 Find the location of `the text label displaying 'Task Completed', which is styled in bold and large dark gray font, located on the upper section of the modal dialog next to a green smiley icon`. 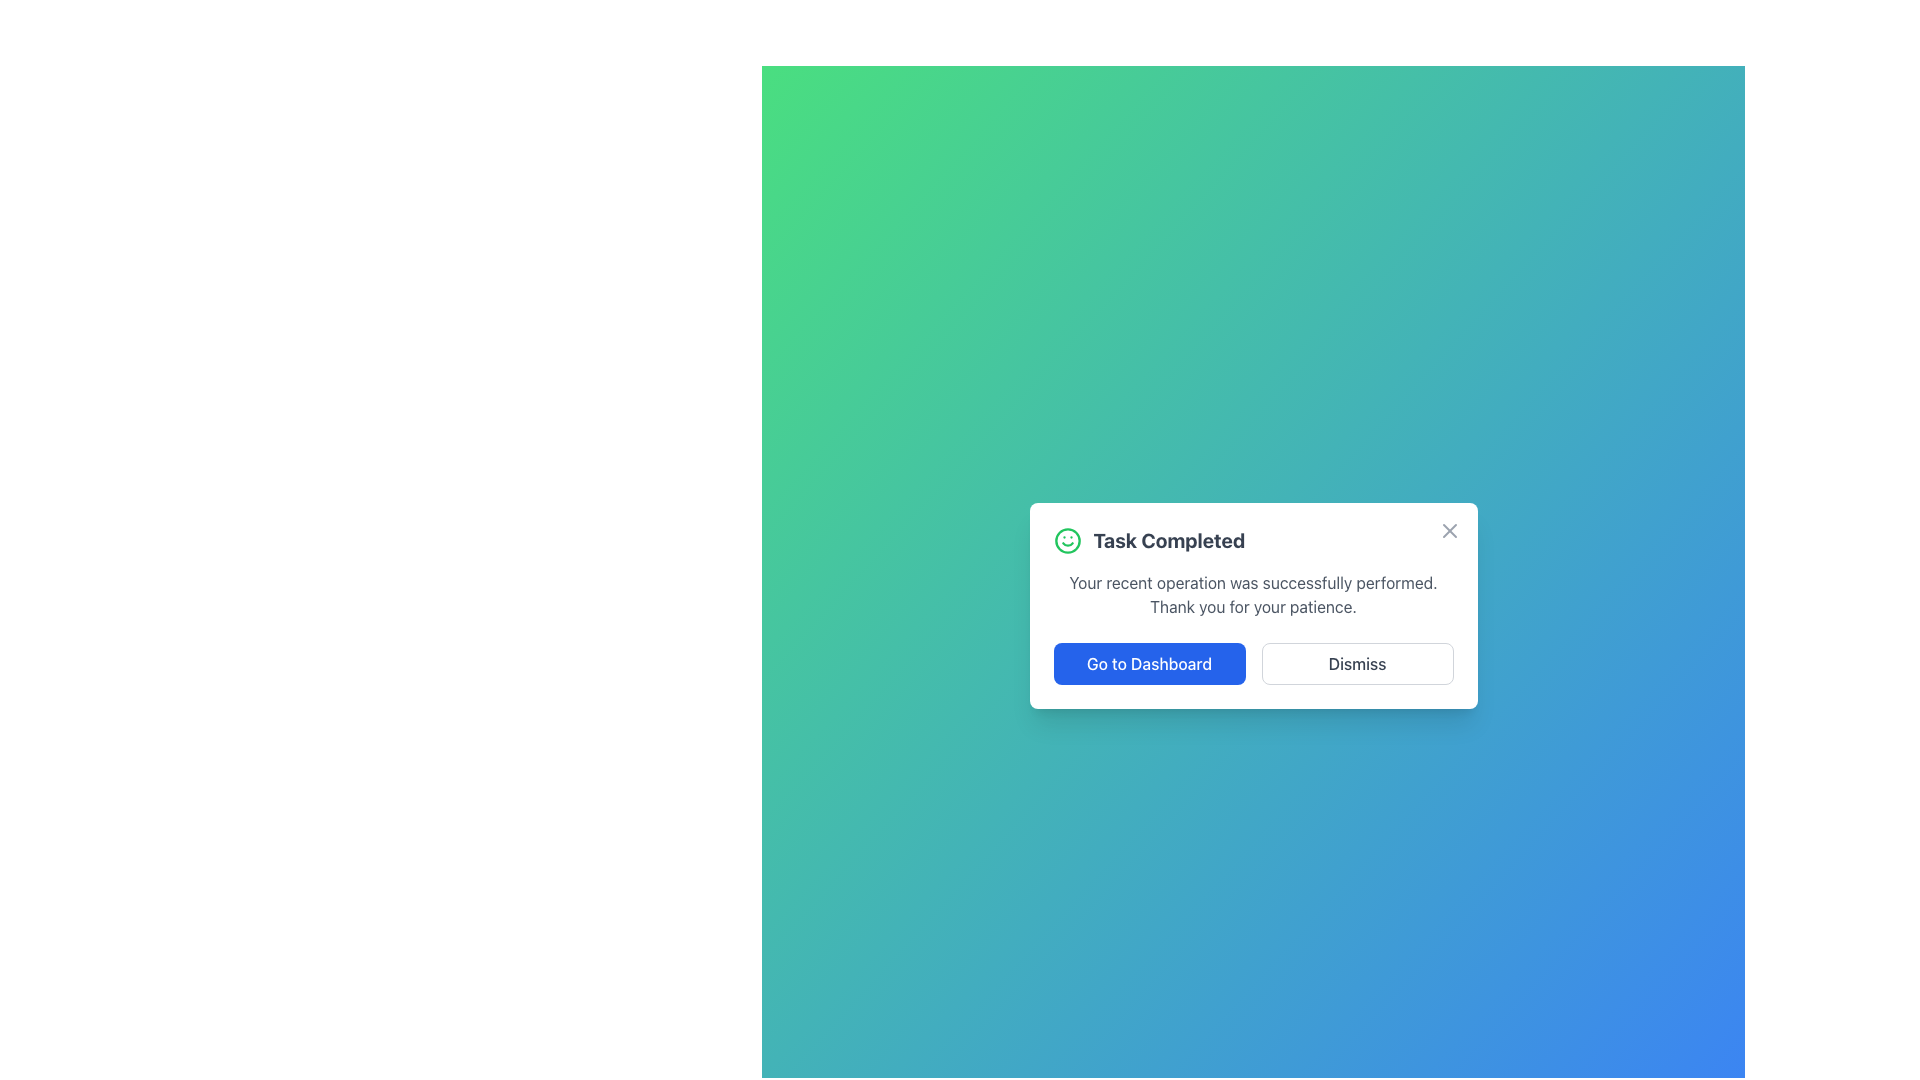

the text label displaying 'Task Completed', which is styled in bold and large dark gray font, located on the upper section of the modal dialog next to a green smiley icon is located at coordinates (1169, 540).